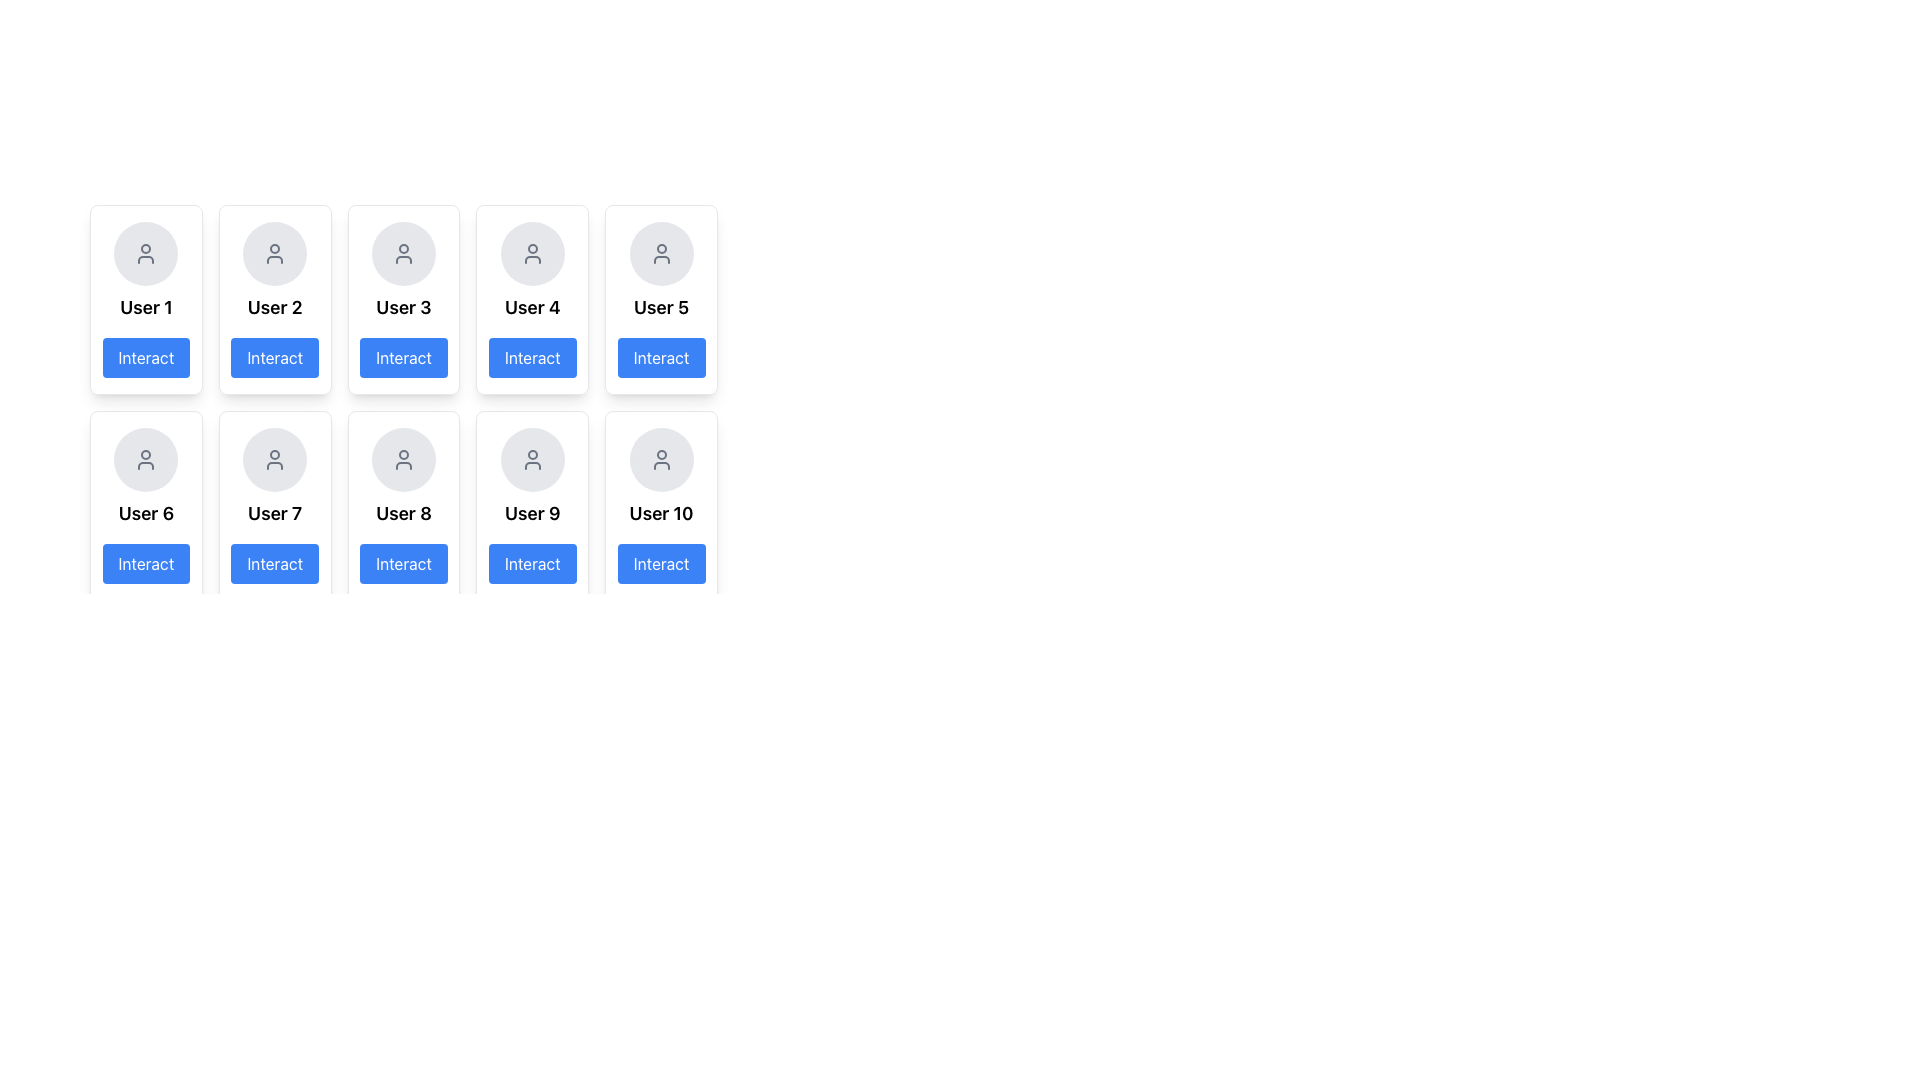 This screenshot has height=1080, width=1920. I want to click on the circular user silhouette icon with a gray background, located at the top center of the 'User 6' card, so click(145, 459).